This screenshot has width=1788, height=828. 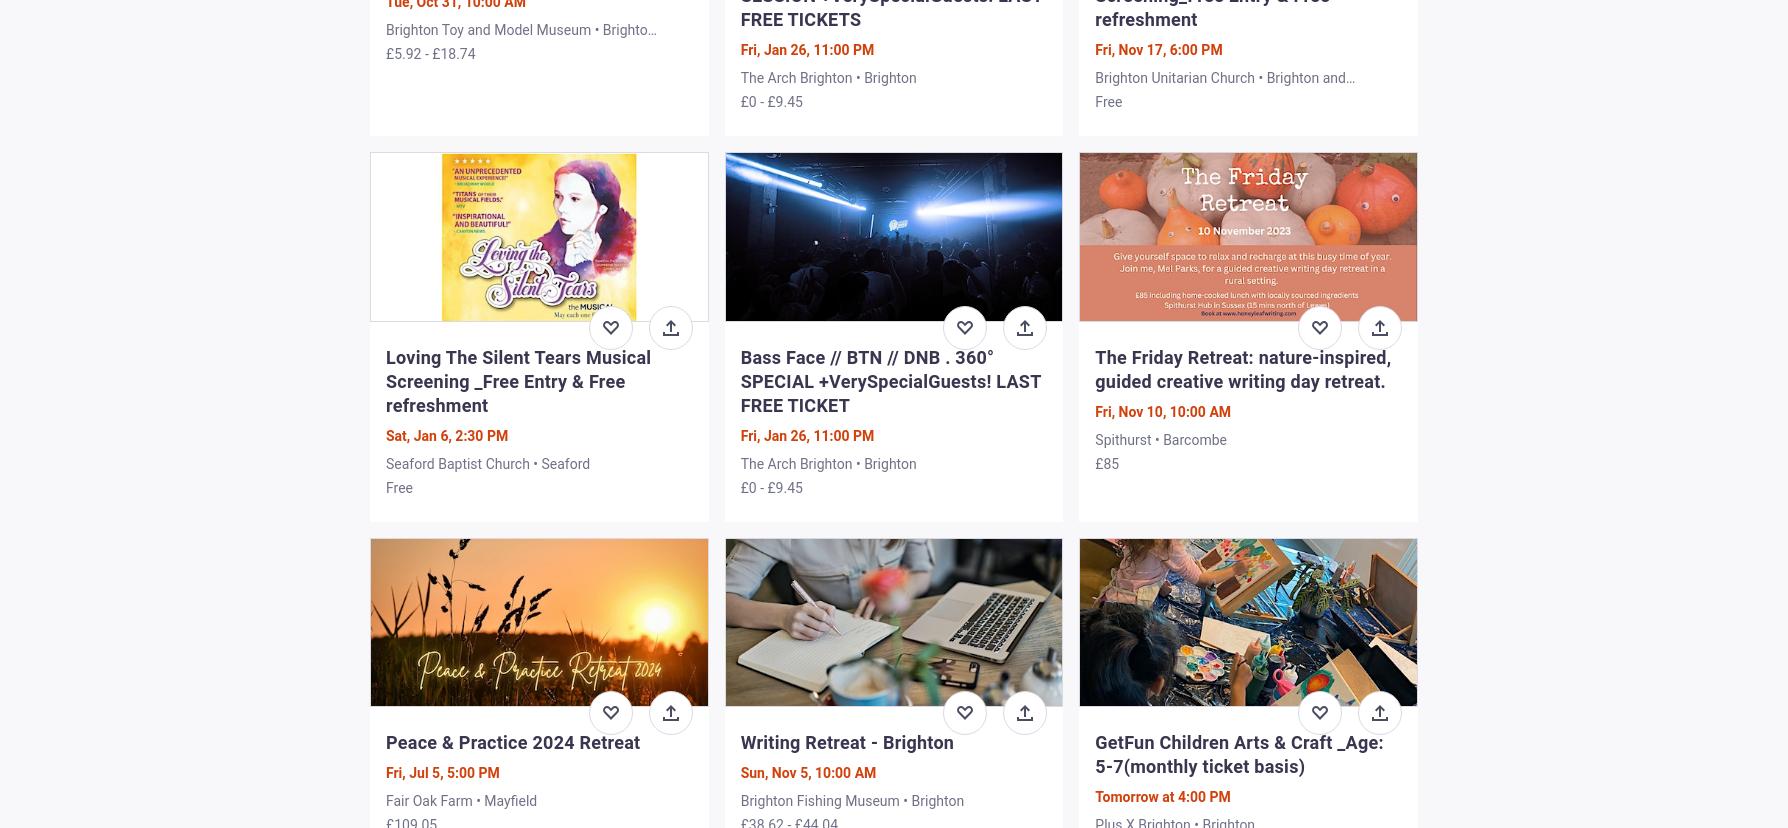 I want to click on 'GetFun Children Arts & Craft _Age: 5-7(monthly ticket basis)', so click(x=1238, y=752).